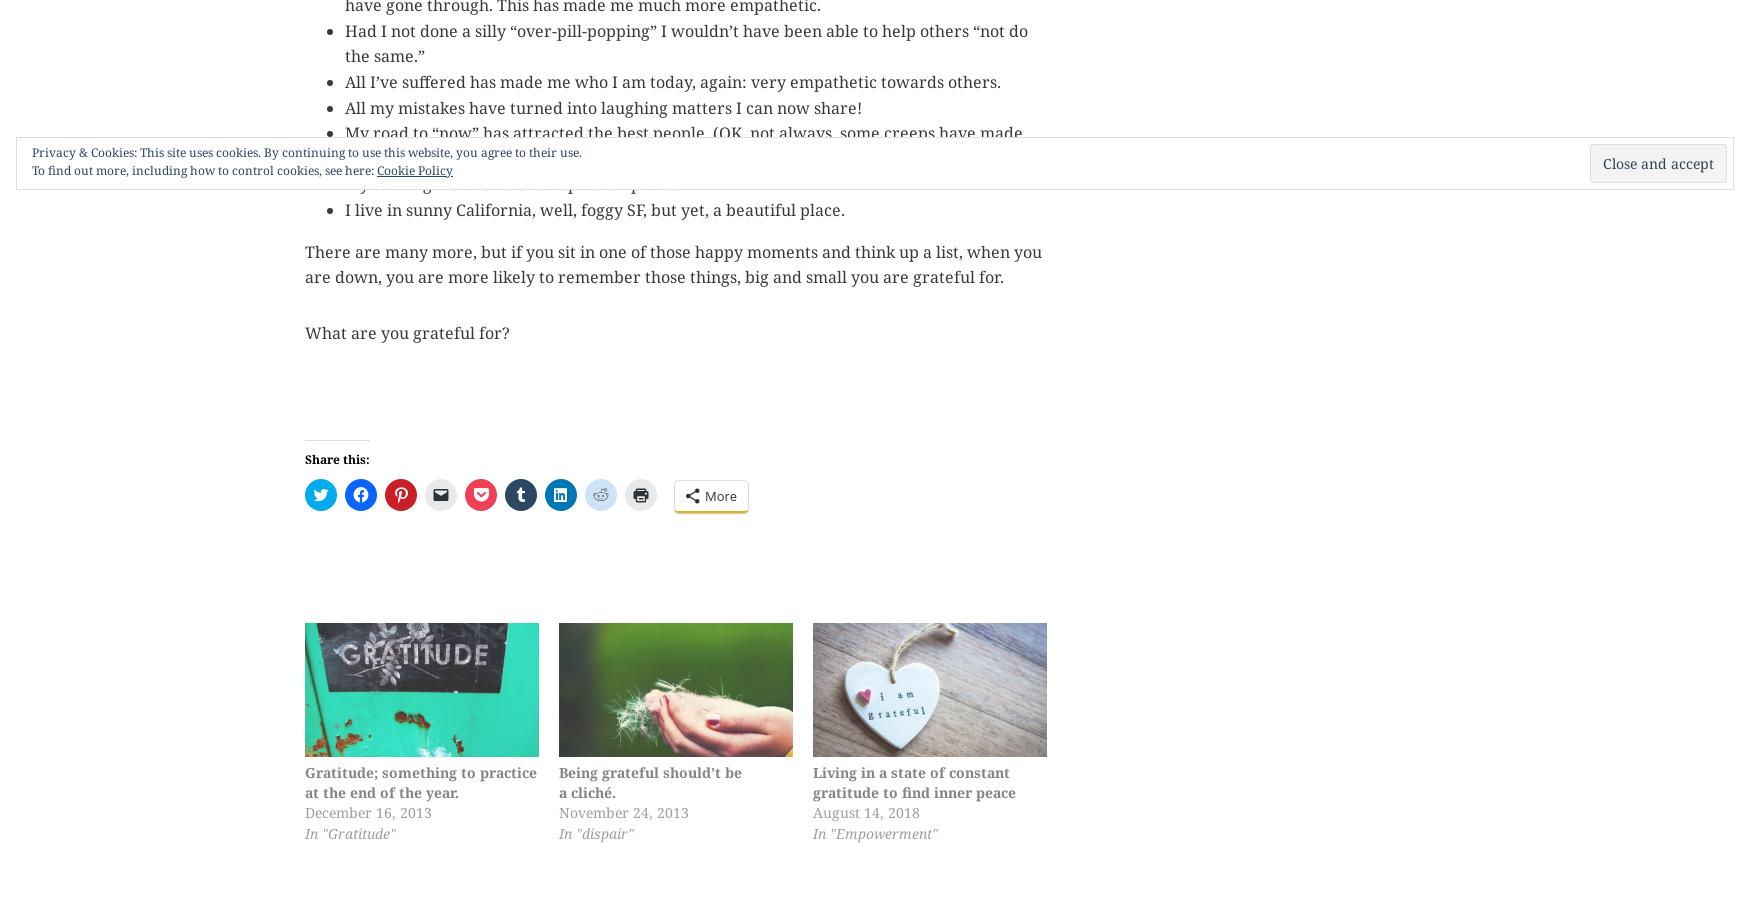  Describe the element at coordinates (672, 80) in the screenshot. I see `'All I’ve suffered has made me who I am today, again: very empathetic towards others.'` at that location.